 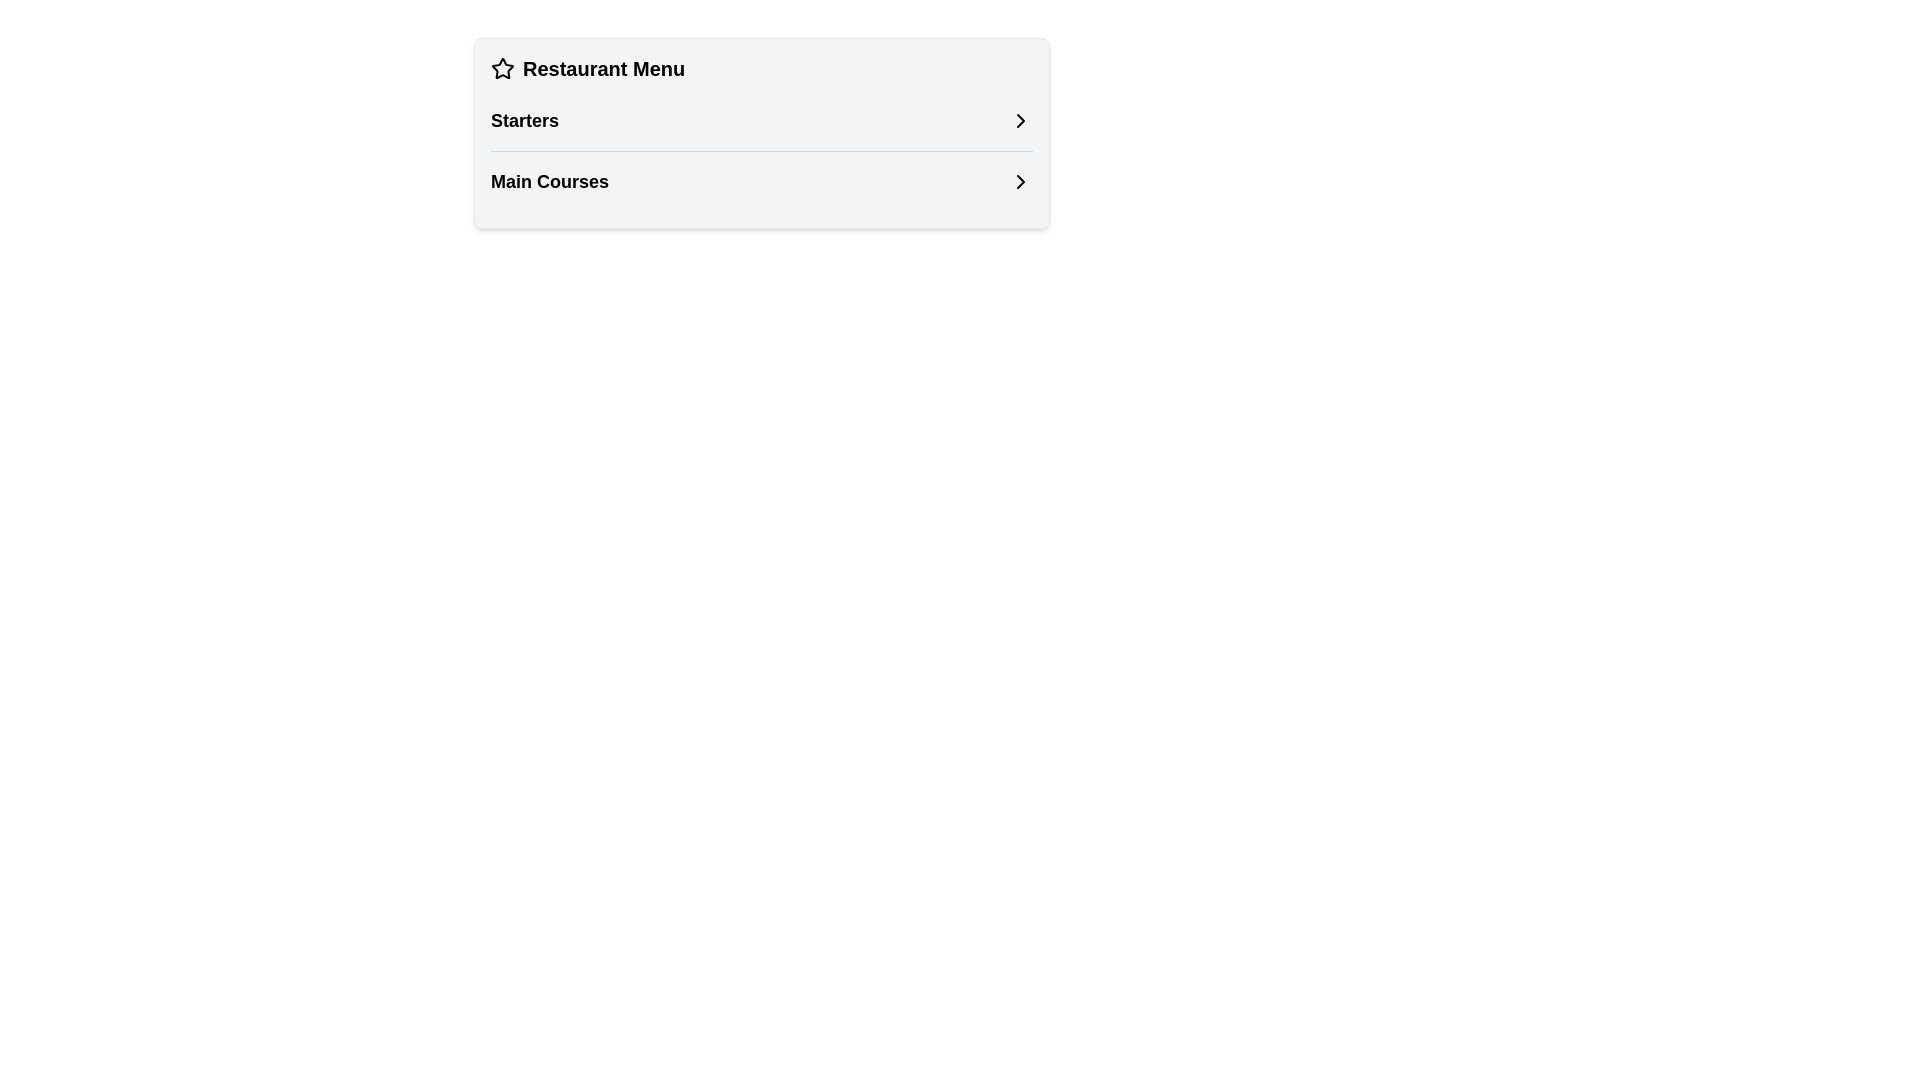 I want to click on the 'Starters' menu option located in the main menu card, positioned as the first row under the restaurant's menu title, so click(x=761, y=120).